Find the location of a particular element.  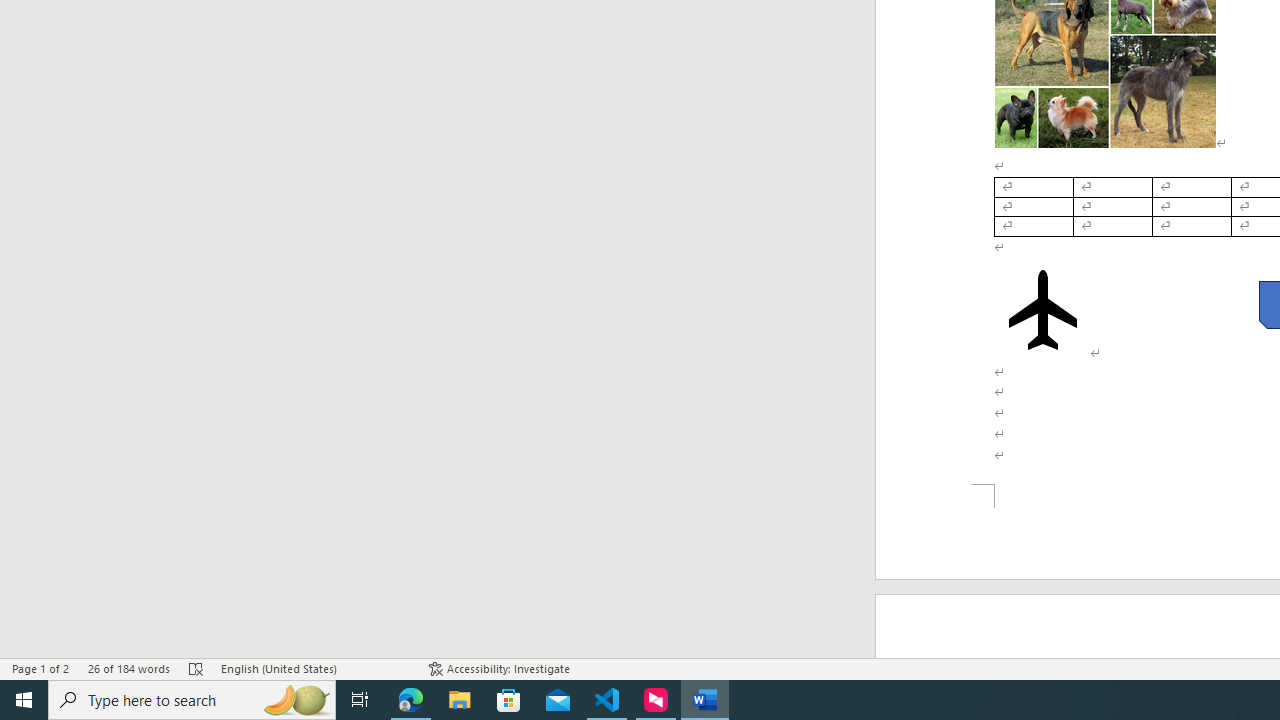

'Airplane with solid fill' is located at coordinates (1041, 309).